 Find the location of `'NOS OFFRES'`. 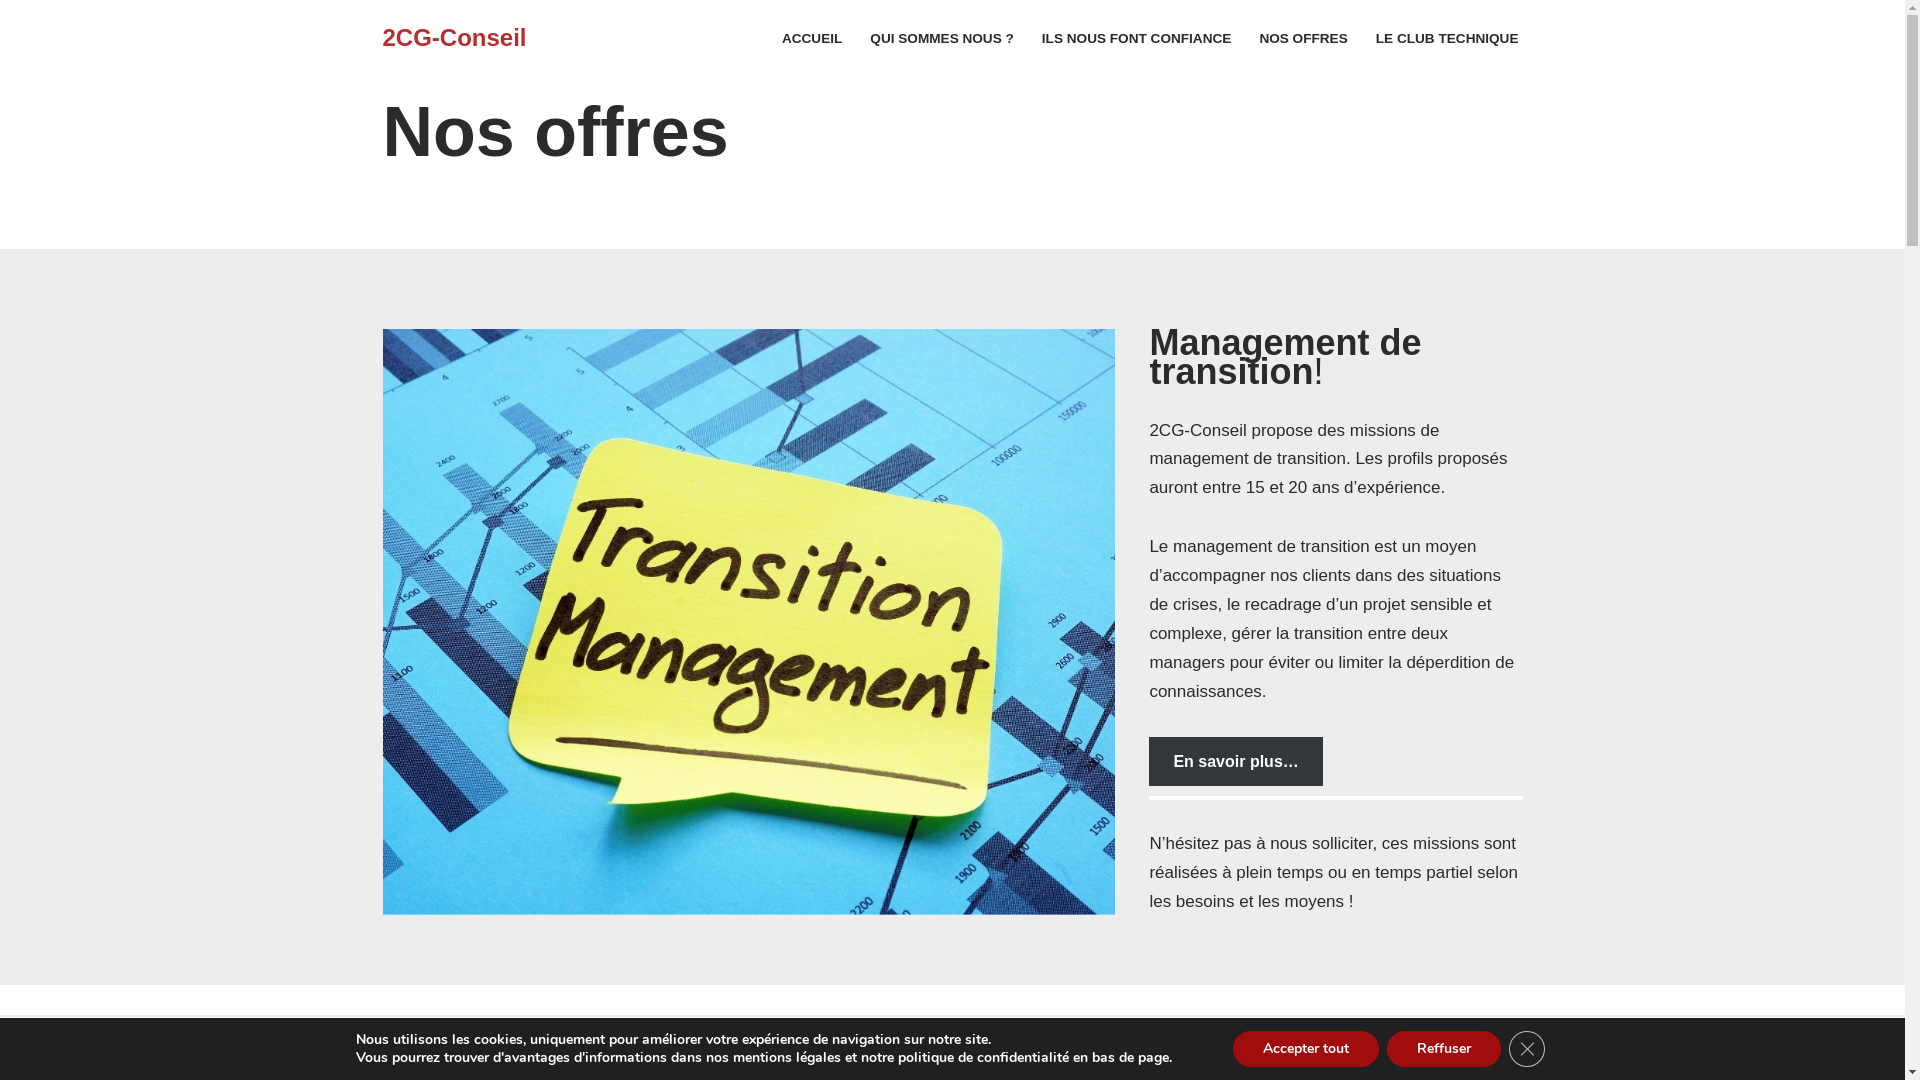

'NOS OFFRES' is located at coordinates (1302, 38).